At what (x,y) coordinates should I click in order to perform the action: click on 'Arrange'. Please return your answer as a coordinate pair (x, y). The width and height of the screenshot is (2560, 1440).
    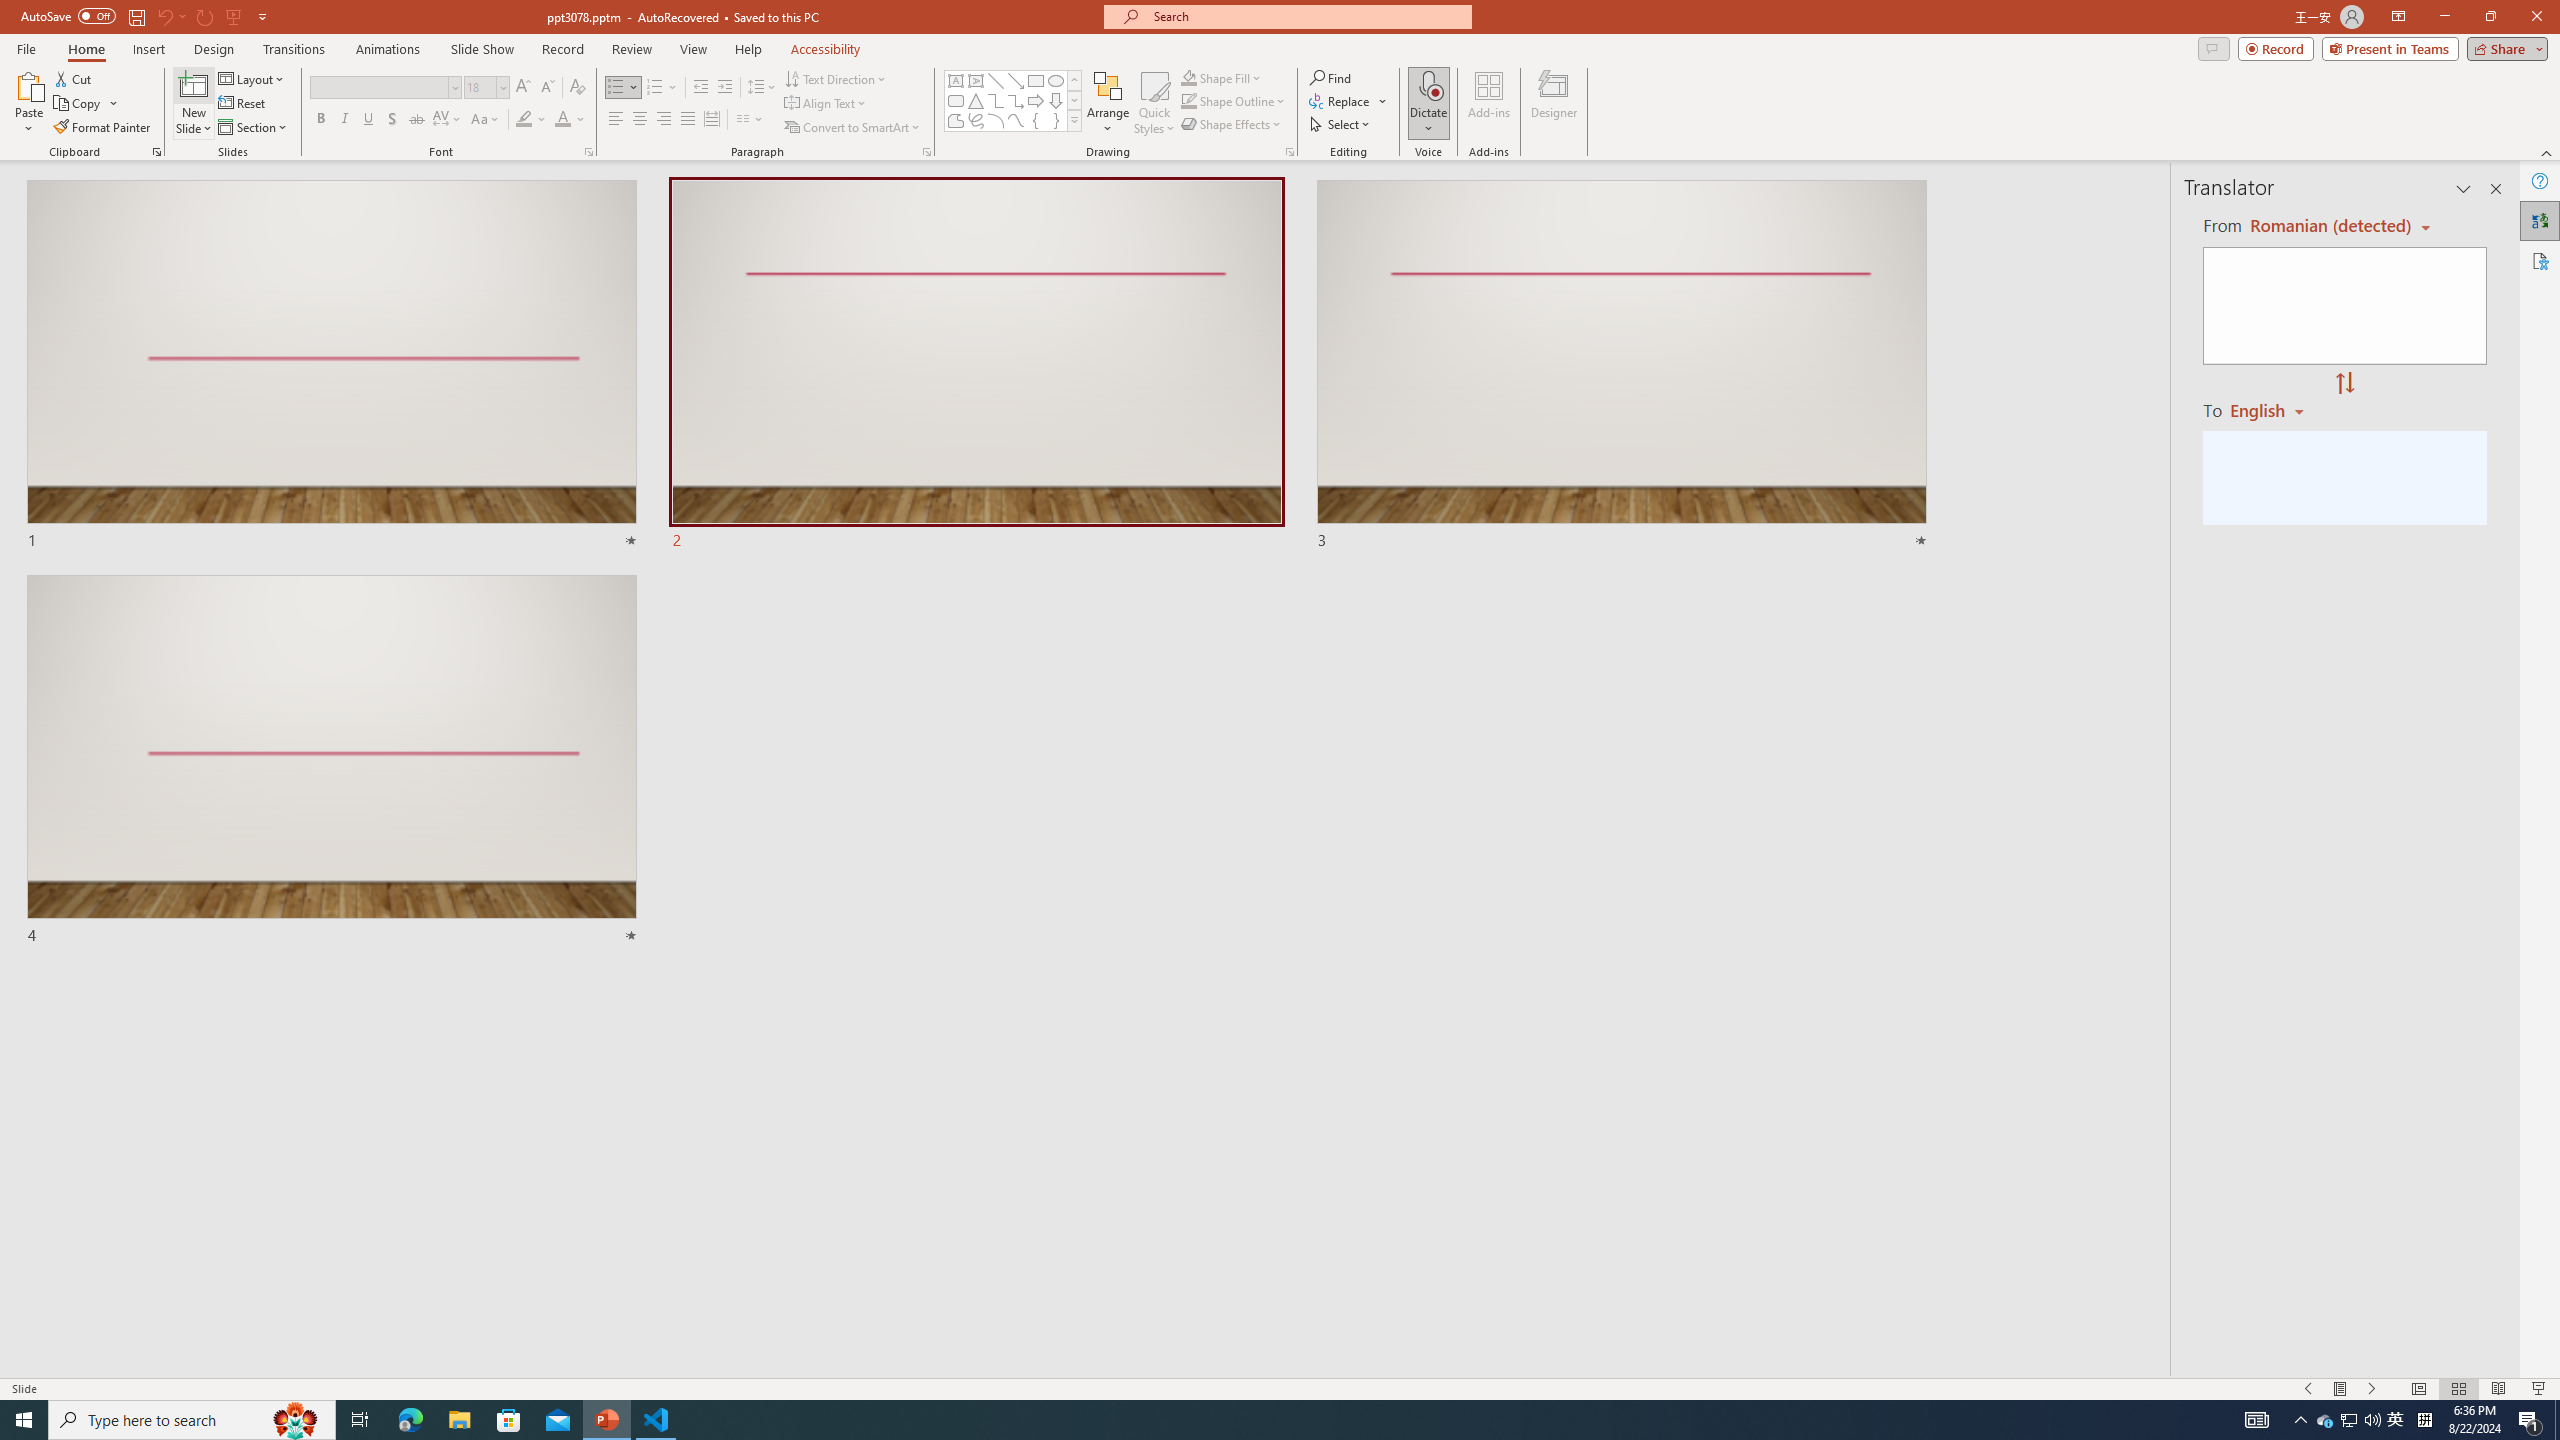
    Looking at the image, I should click on (1108, 103).